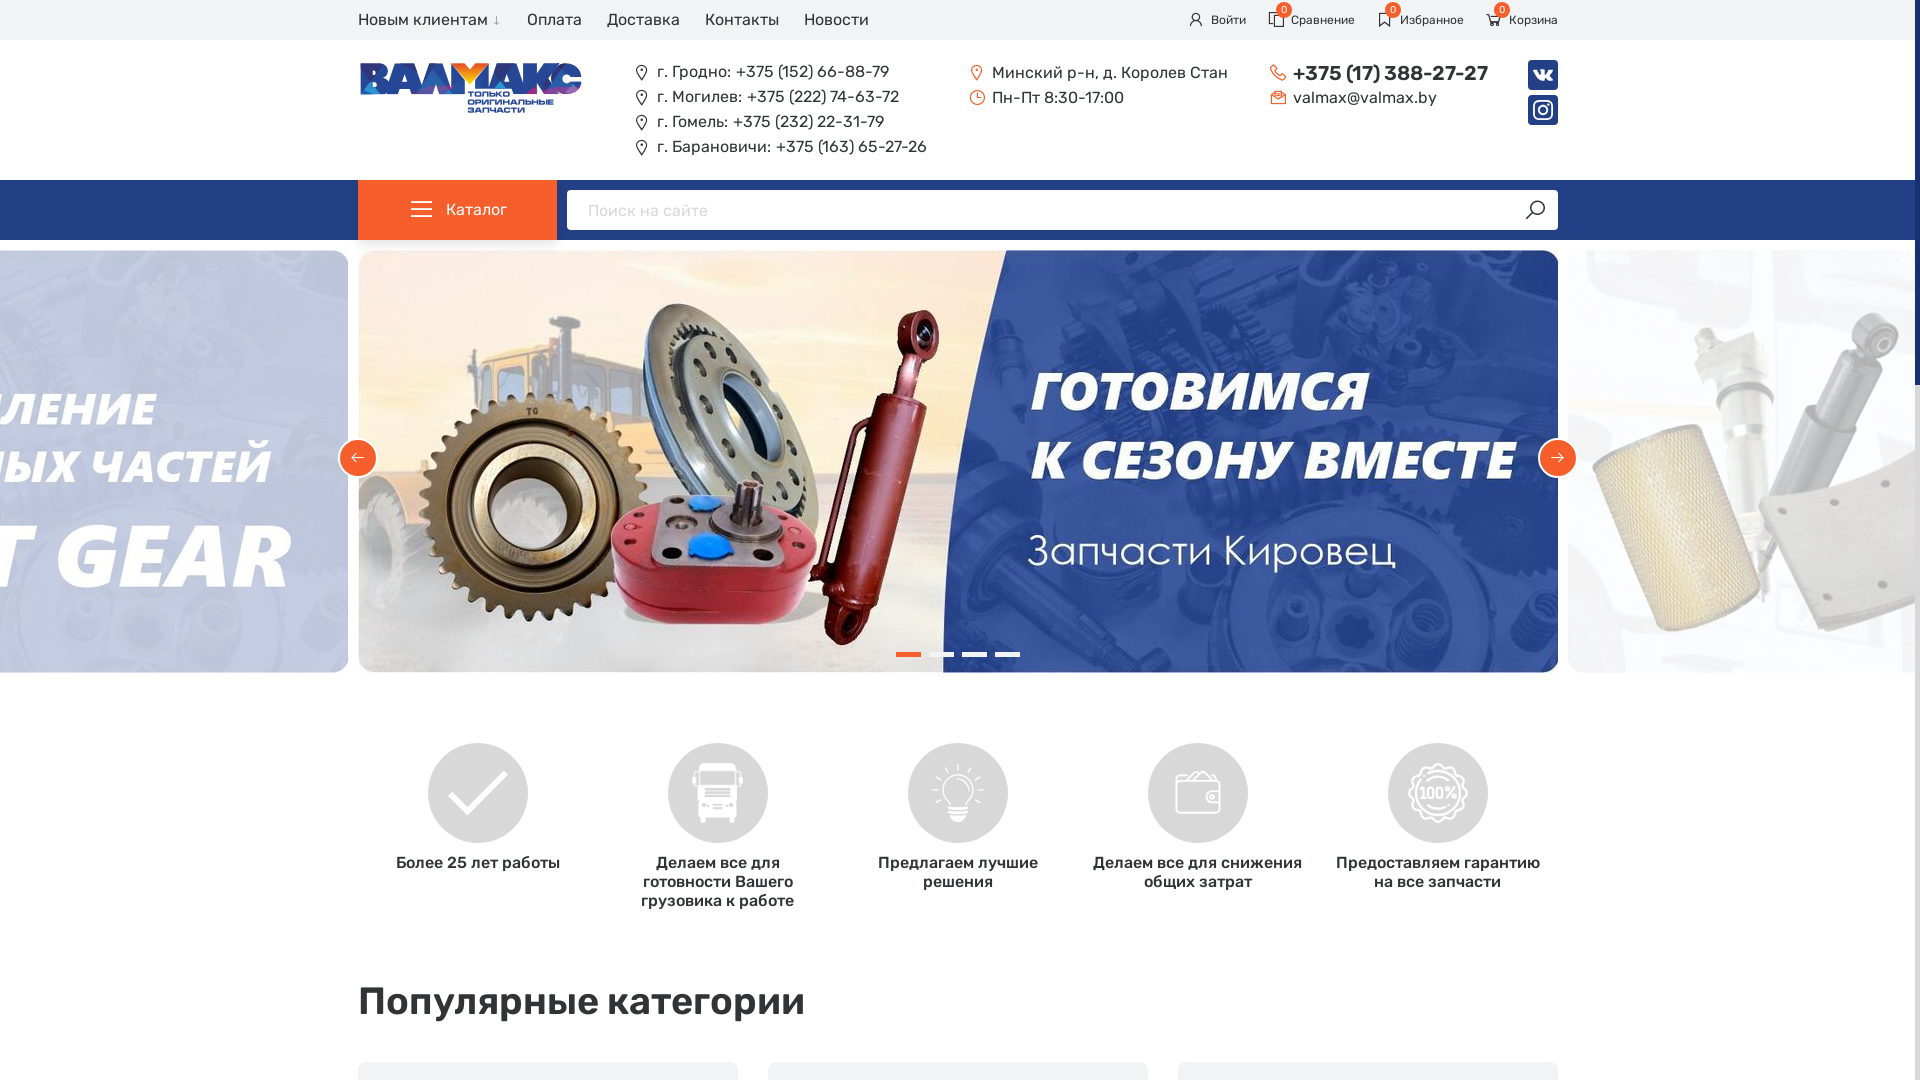  Describe the element at coordinates (1376, 71) in the screenshot. I see `'+375 (17) 388-27-27'` at that location.